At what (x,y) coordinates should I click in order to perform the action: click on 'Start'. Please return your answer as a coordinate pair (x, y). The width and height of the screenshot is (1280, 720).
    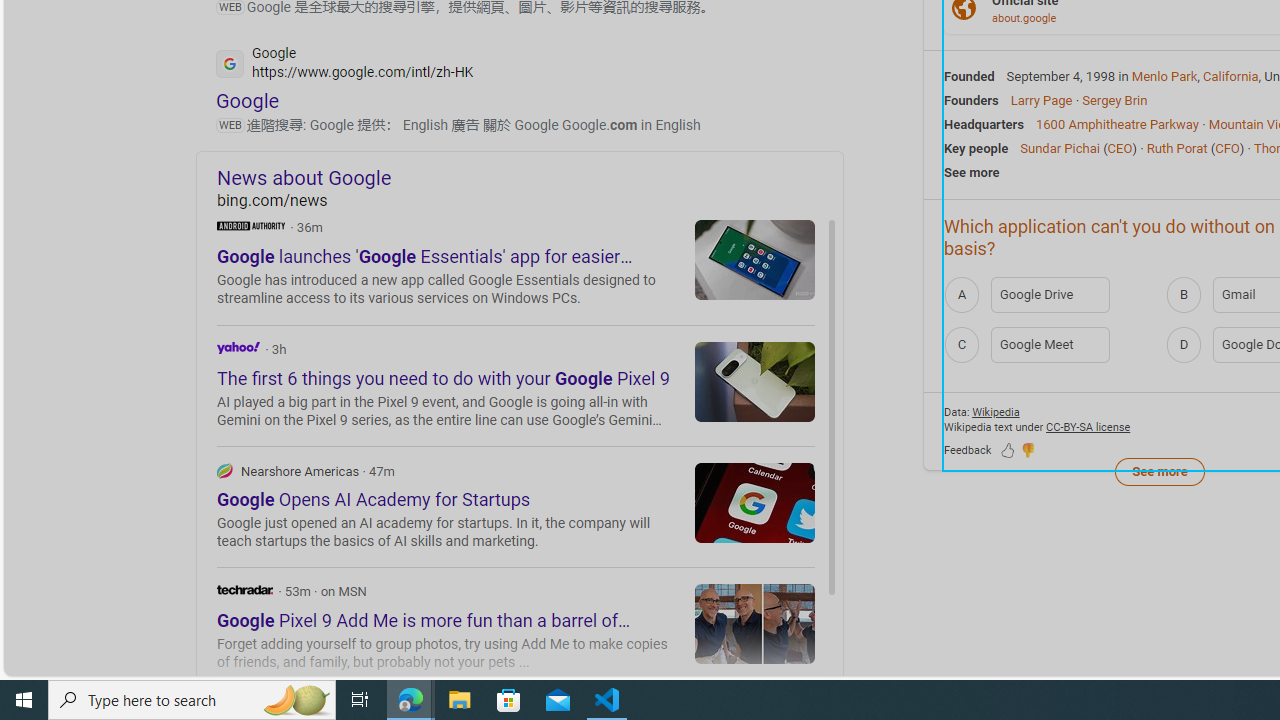
    Looking at the image, I should click on (24, 698).